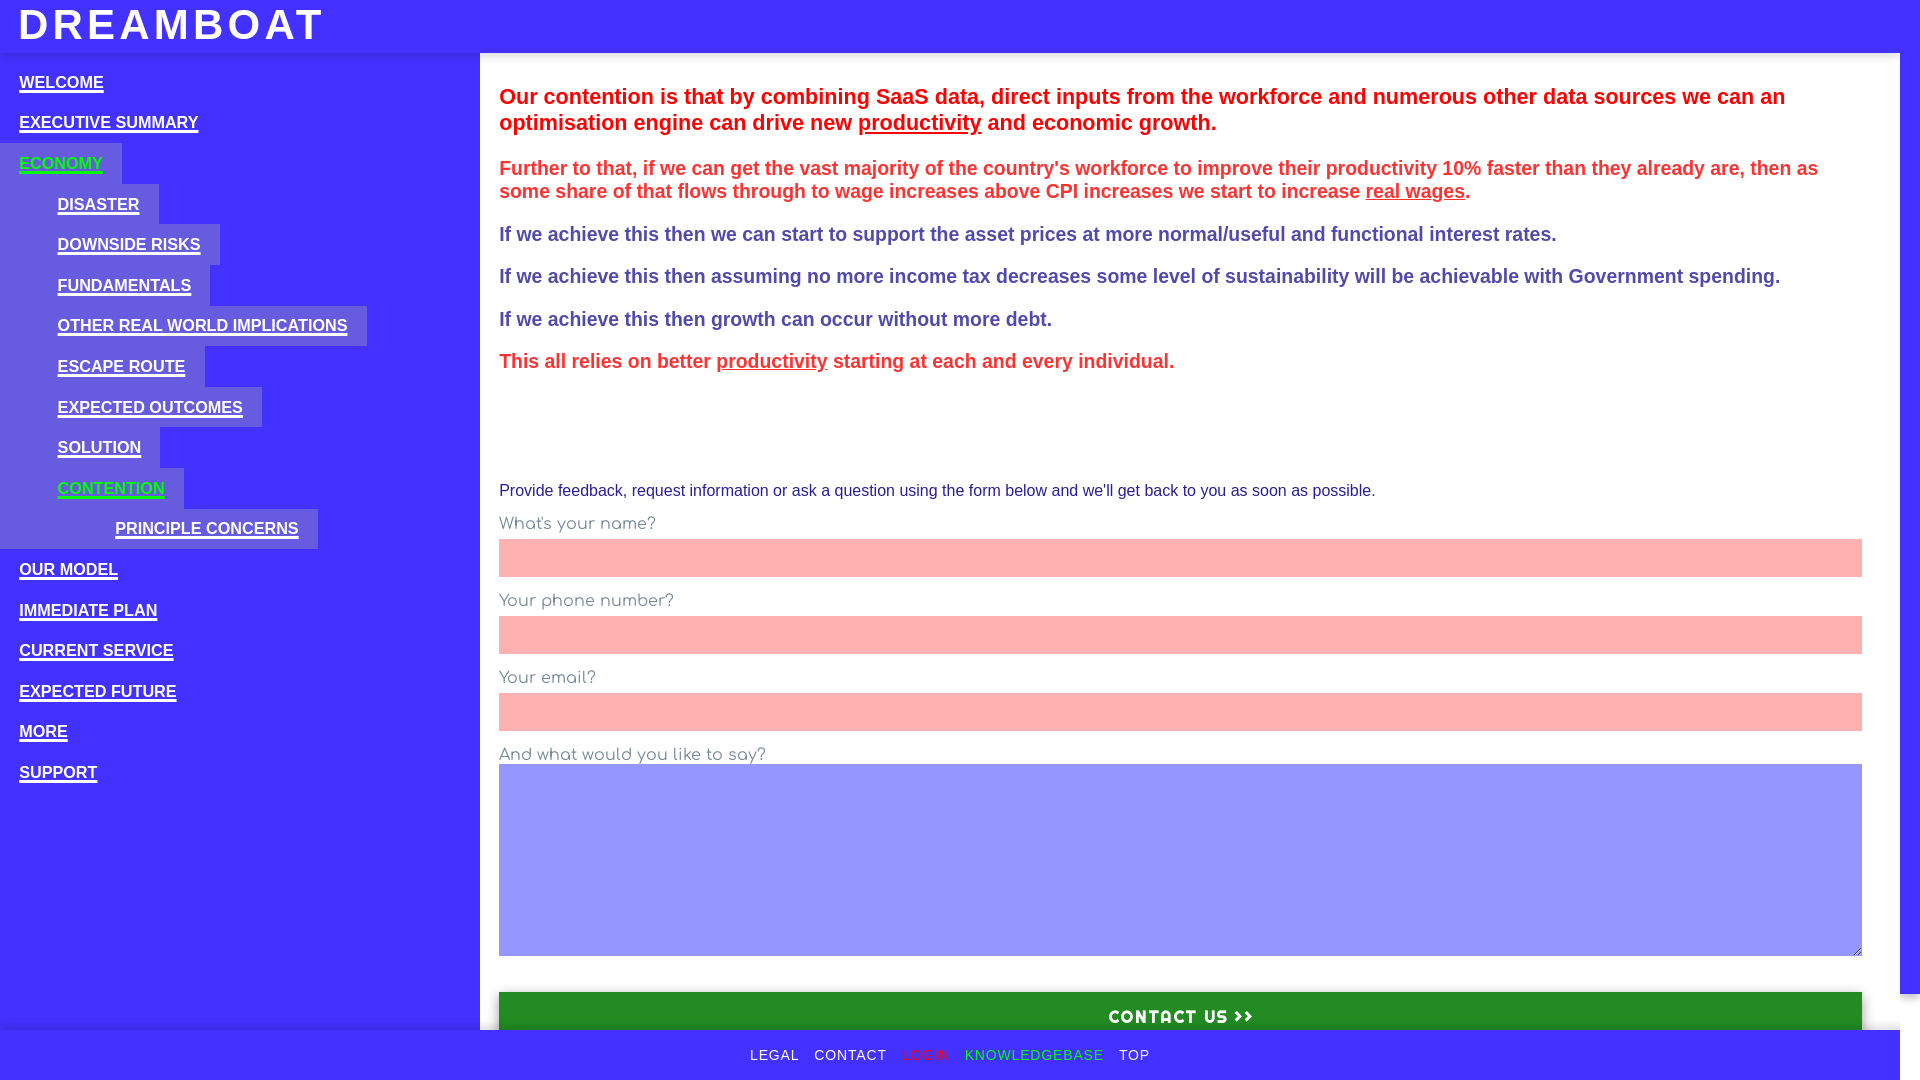  Describe the element at coordinates (964, 1054) in the screenshot. I see `'KNOWLEDGEBASE'` at that location.